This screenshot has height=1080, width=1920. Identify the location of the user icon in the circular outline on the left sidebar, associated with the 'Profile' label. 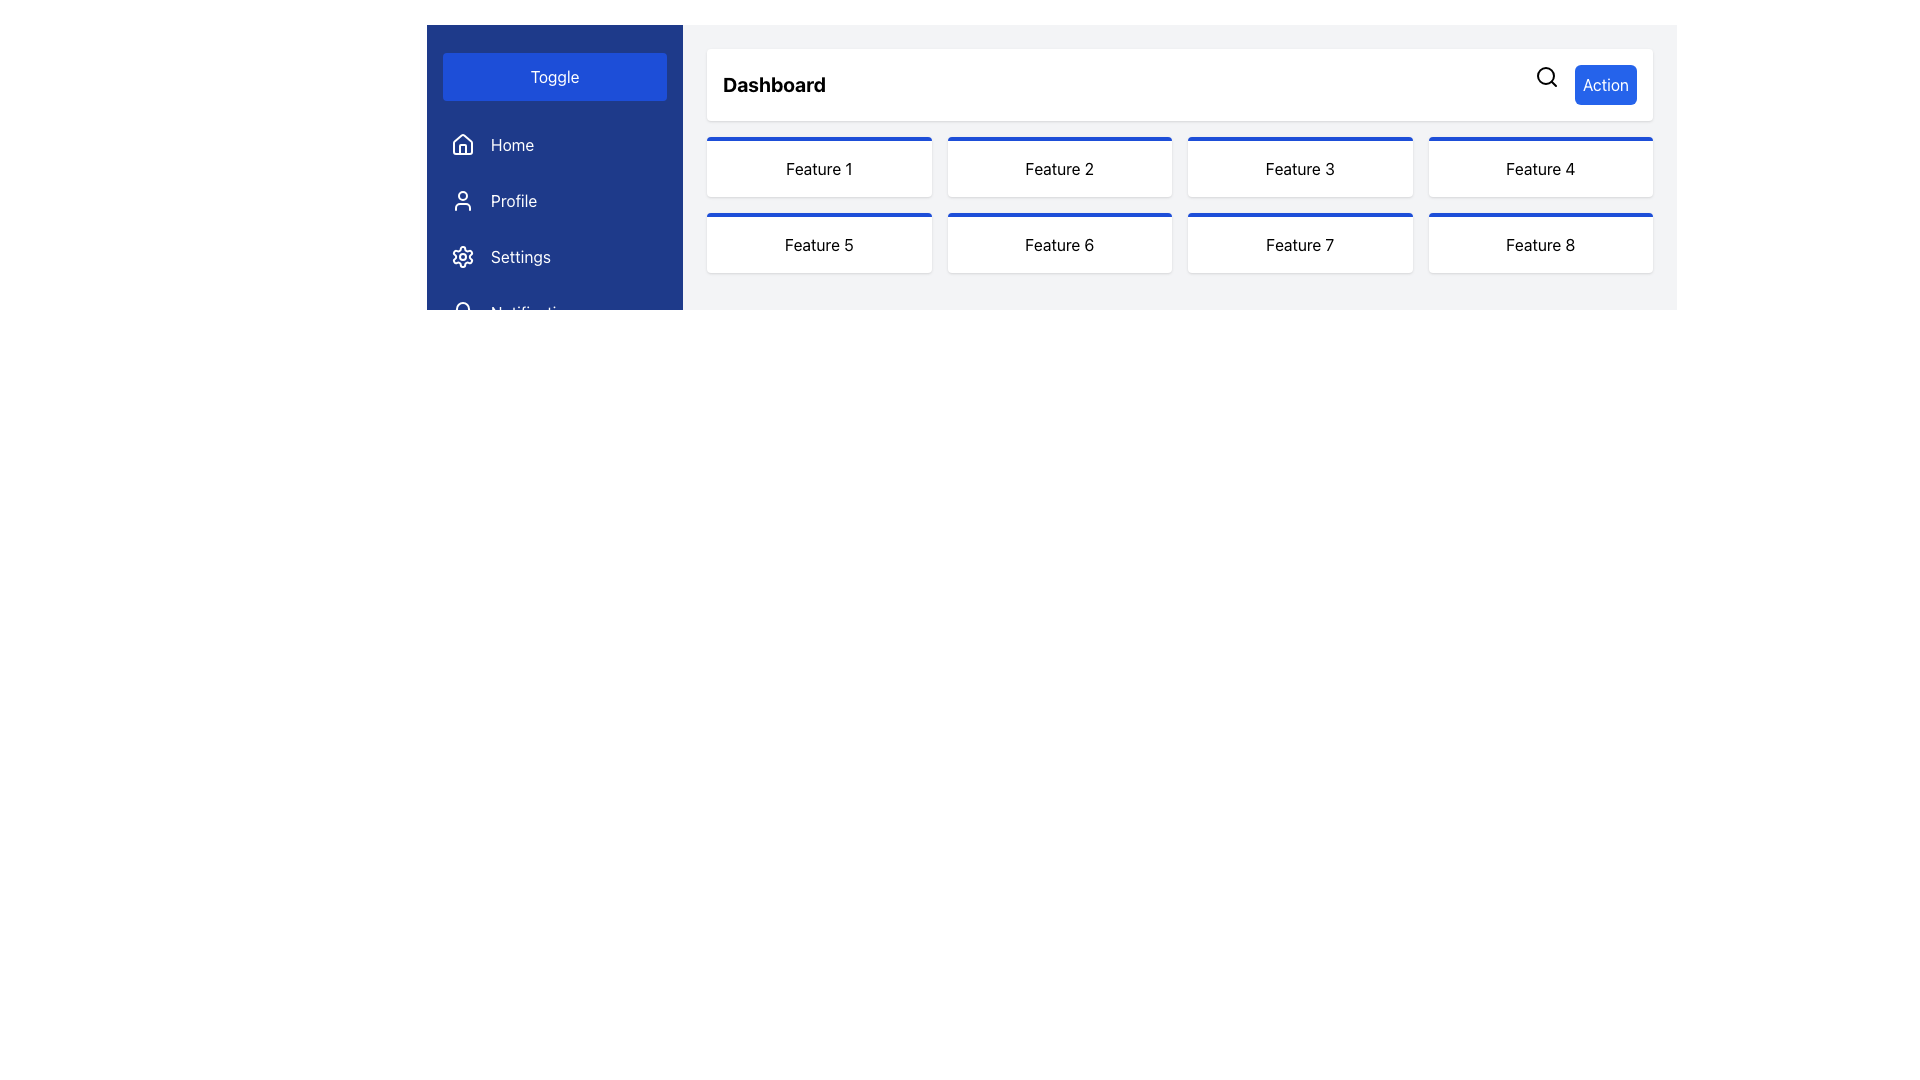
(461, 200).